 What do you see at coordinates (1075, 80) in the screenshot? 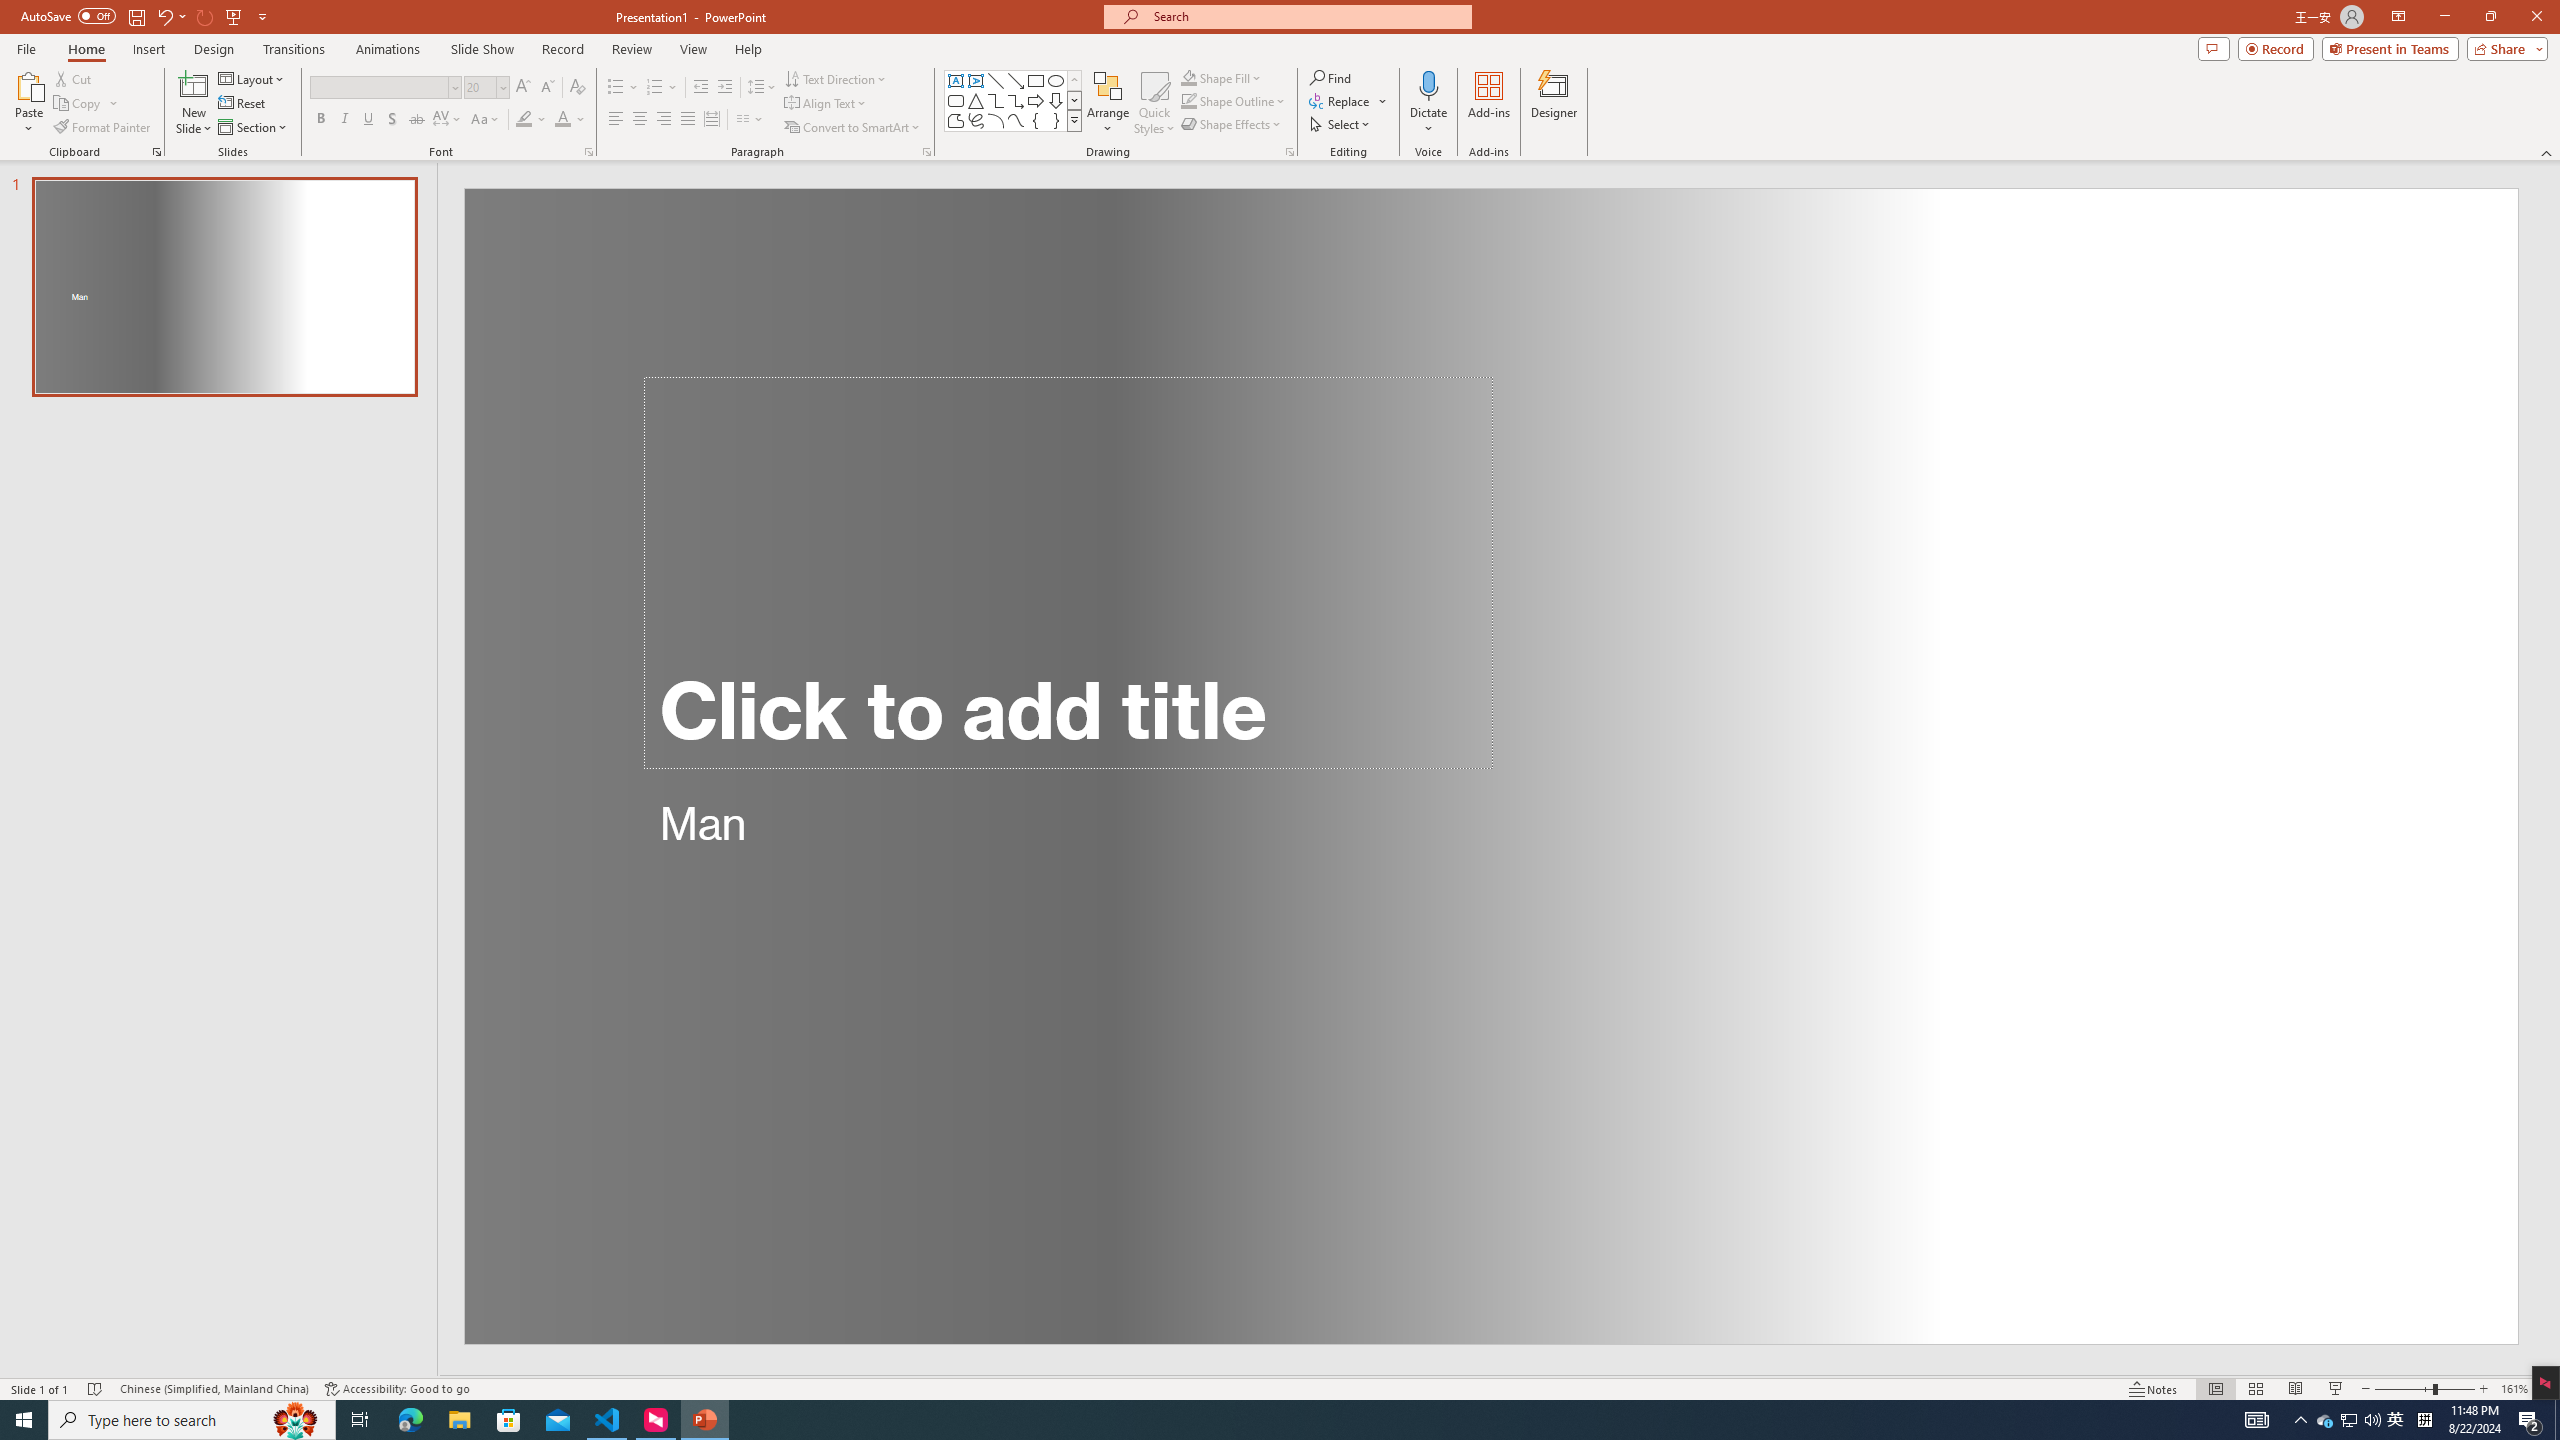
I see `'Row up'` at bounding box center [1075, 80].